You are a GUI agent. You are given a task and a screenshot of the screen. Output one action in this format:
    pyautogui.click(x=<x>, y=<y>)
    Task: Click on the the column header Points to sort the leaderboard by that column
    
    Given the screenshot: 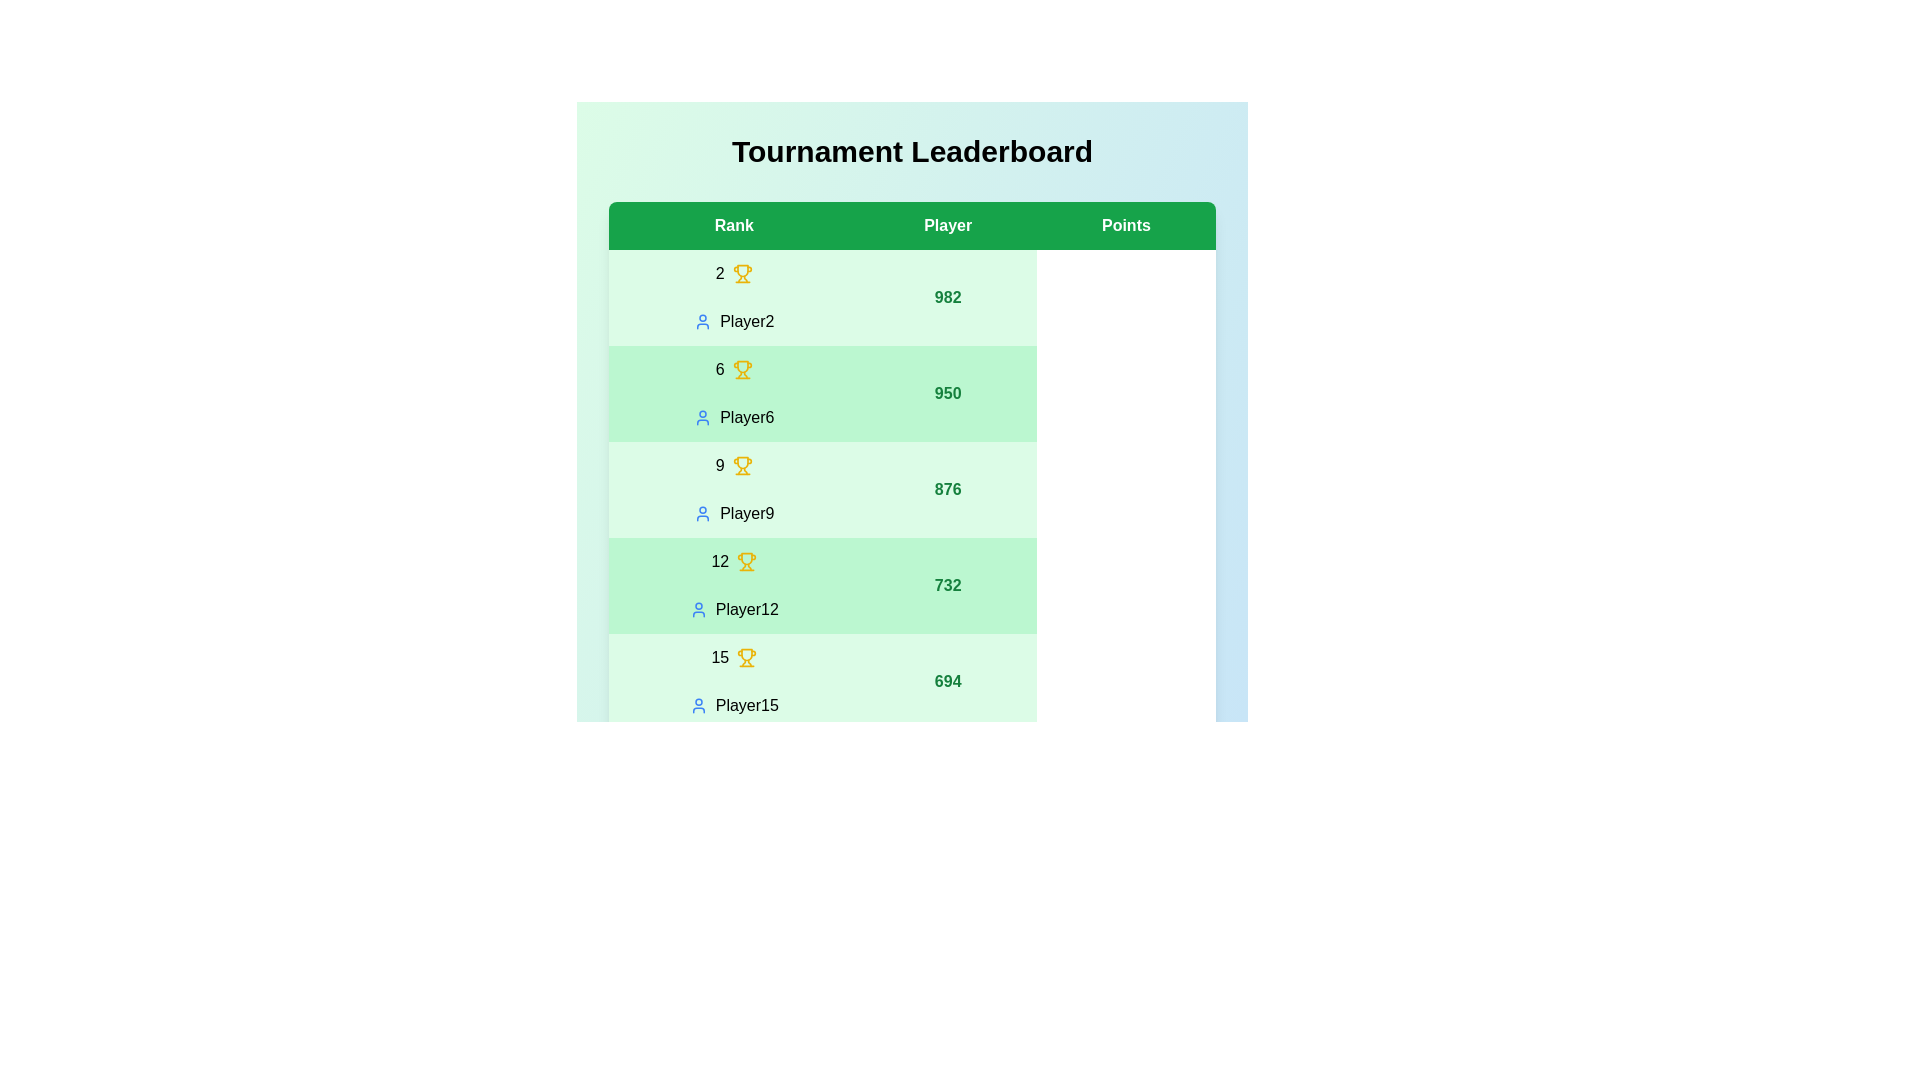 What is the action you would take?
    pyautogui.click(x=1126, y=225)
    